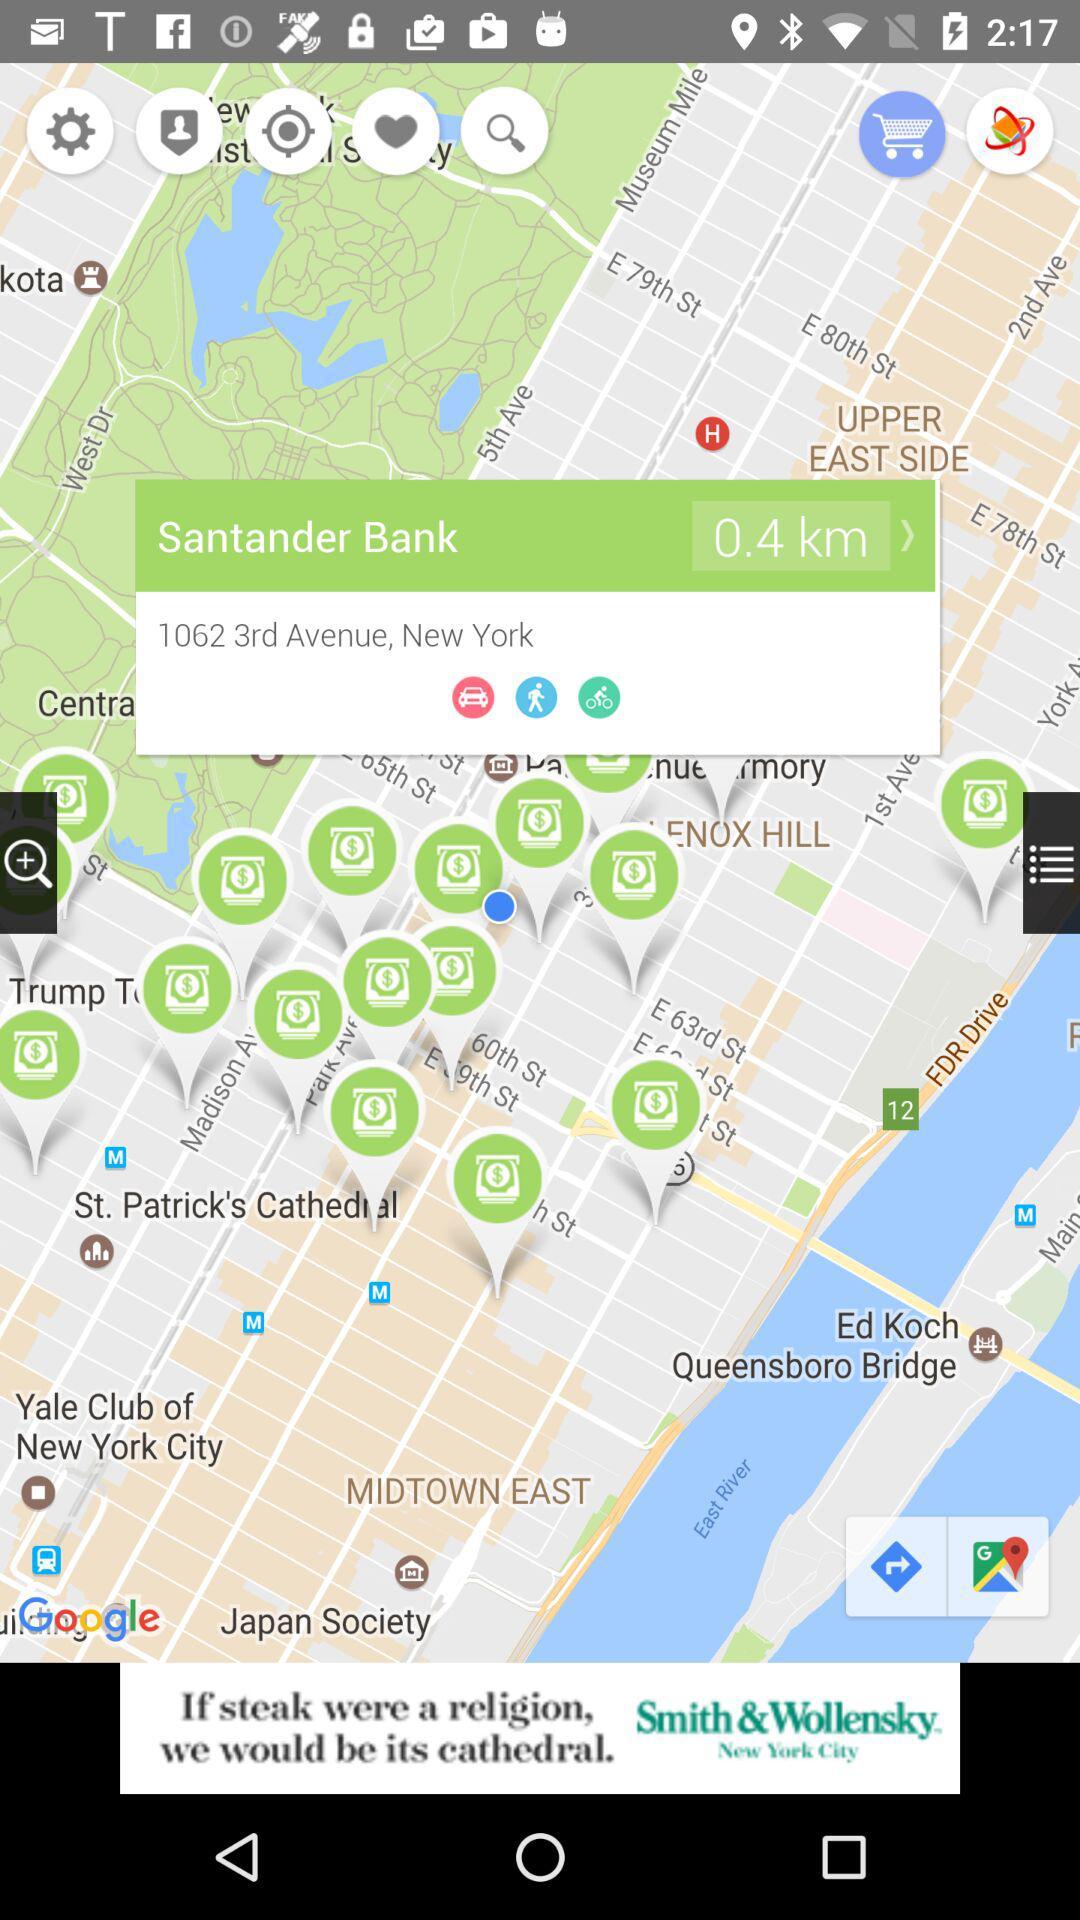  Describe the element at coordinates (172, 132) in the screenshot. I see `show profile` at that location.